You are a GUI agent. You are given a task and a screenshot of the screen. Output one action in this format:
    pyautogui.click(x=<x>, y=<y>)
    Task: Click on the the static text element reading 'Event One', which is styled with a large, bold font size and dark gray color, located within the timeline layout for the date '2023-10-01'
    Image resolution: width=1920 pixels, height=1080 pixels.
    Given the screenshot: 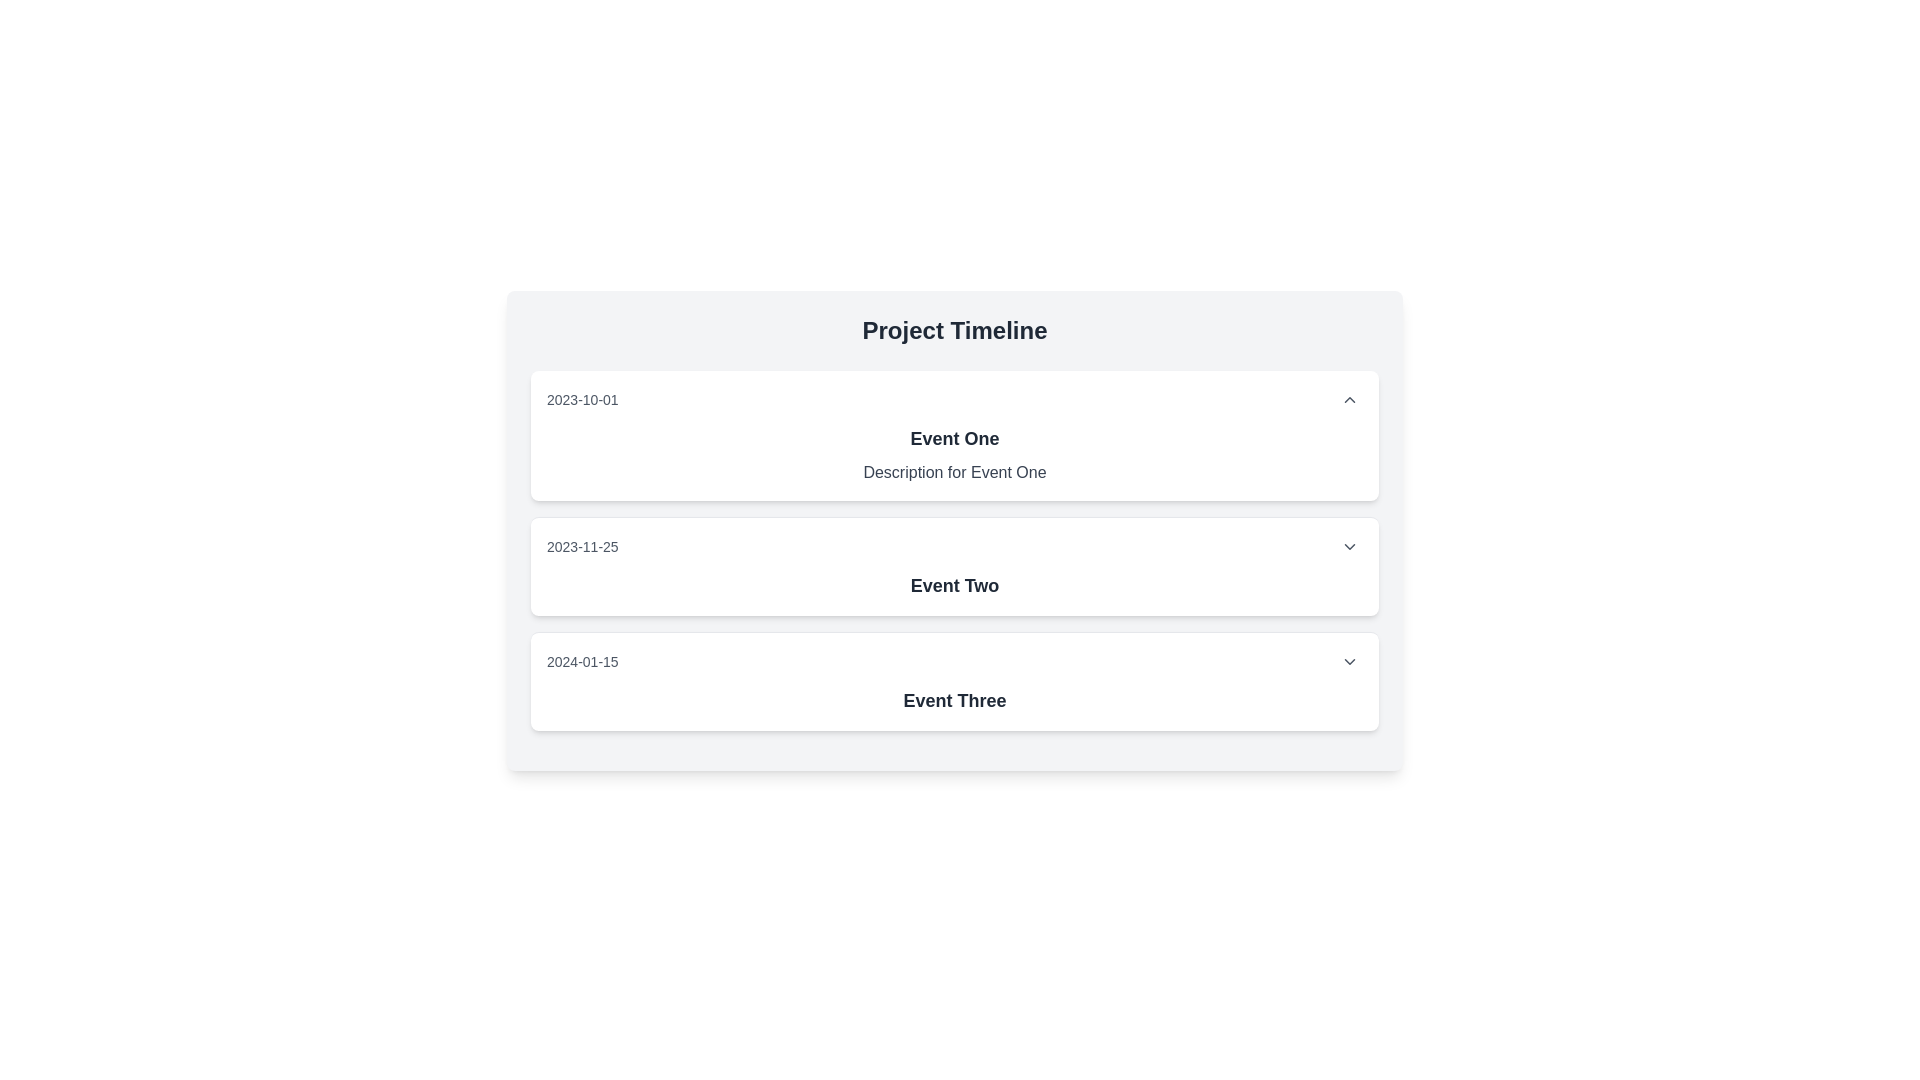 What is the action you would take?
    pyautogui.click(x=954, y=438)
    